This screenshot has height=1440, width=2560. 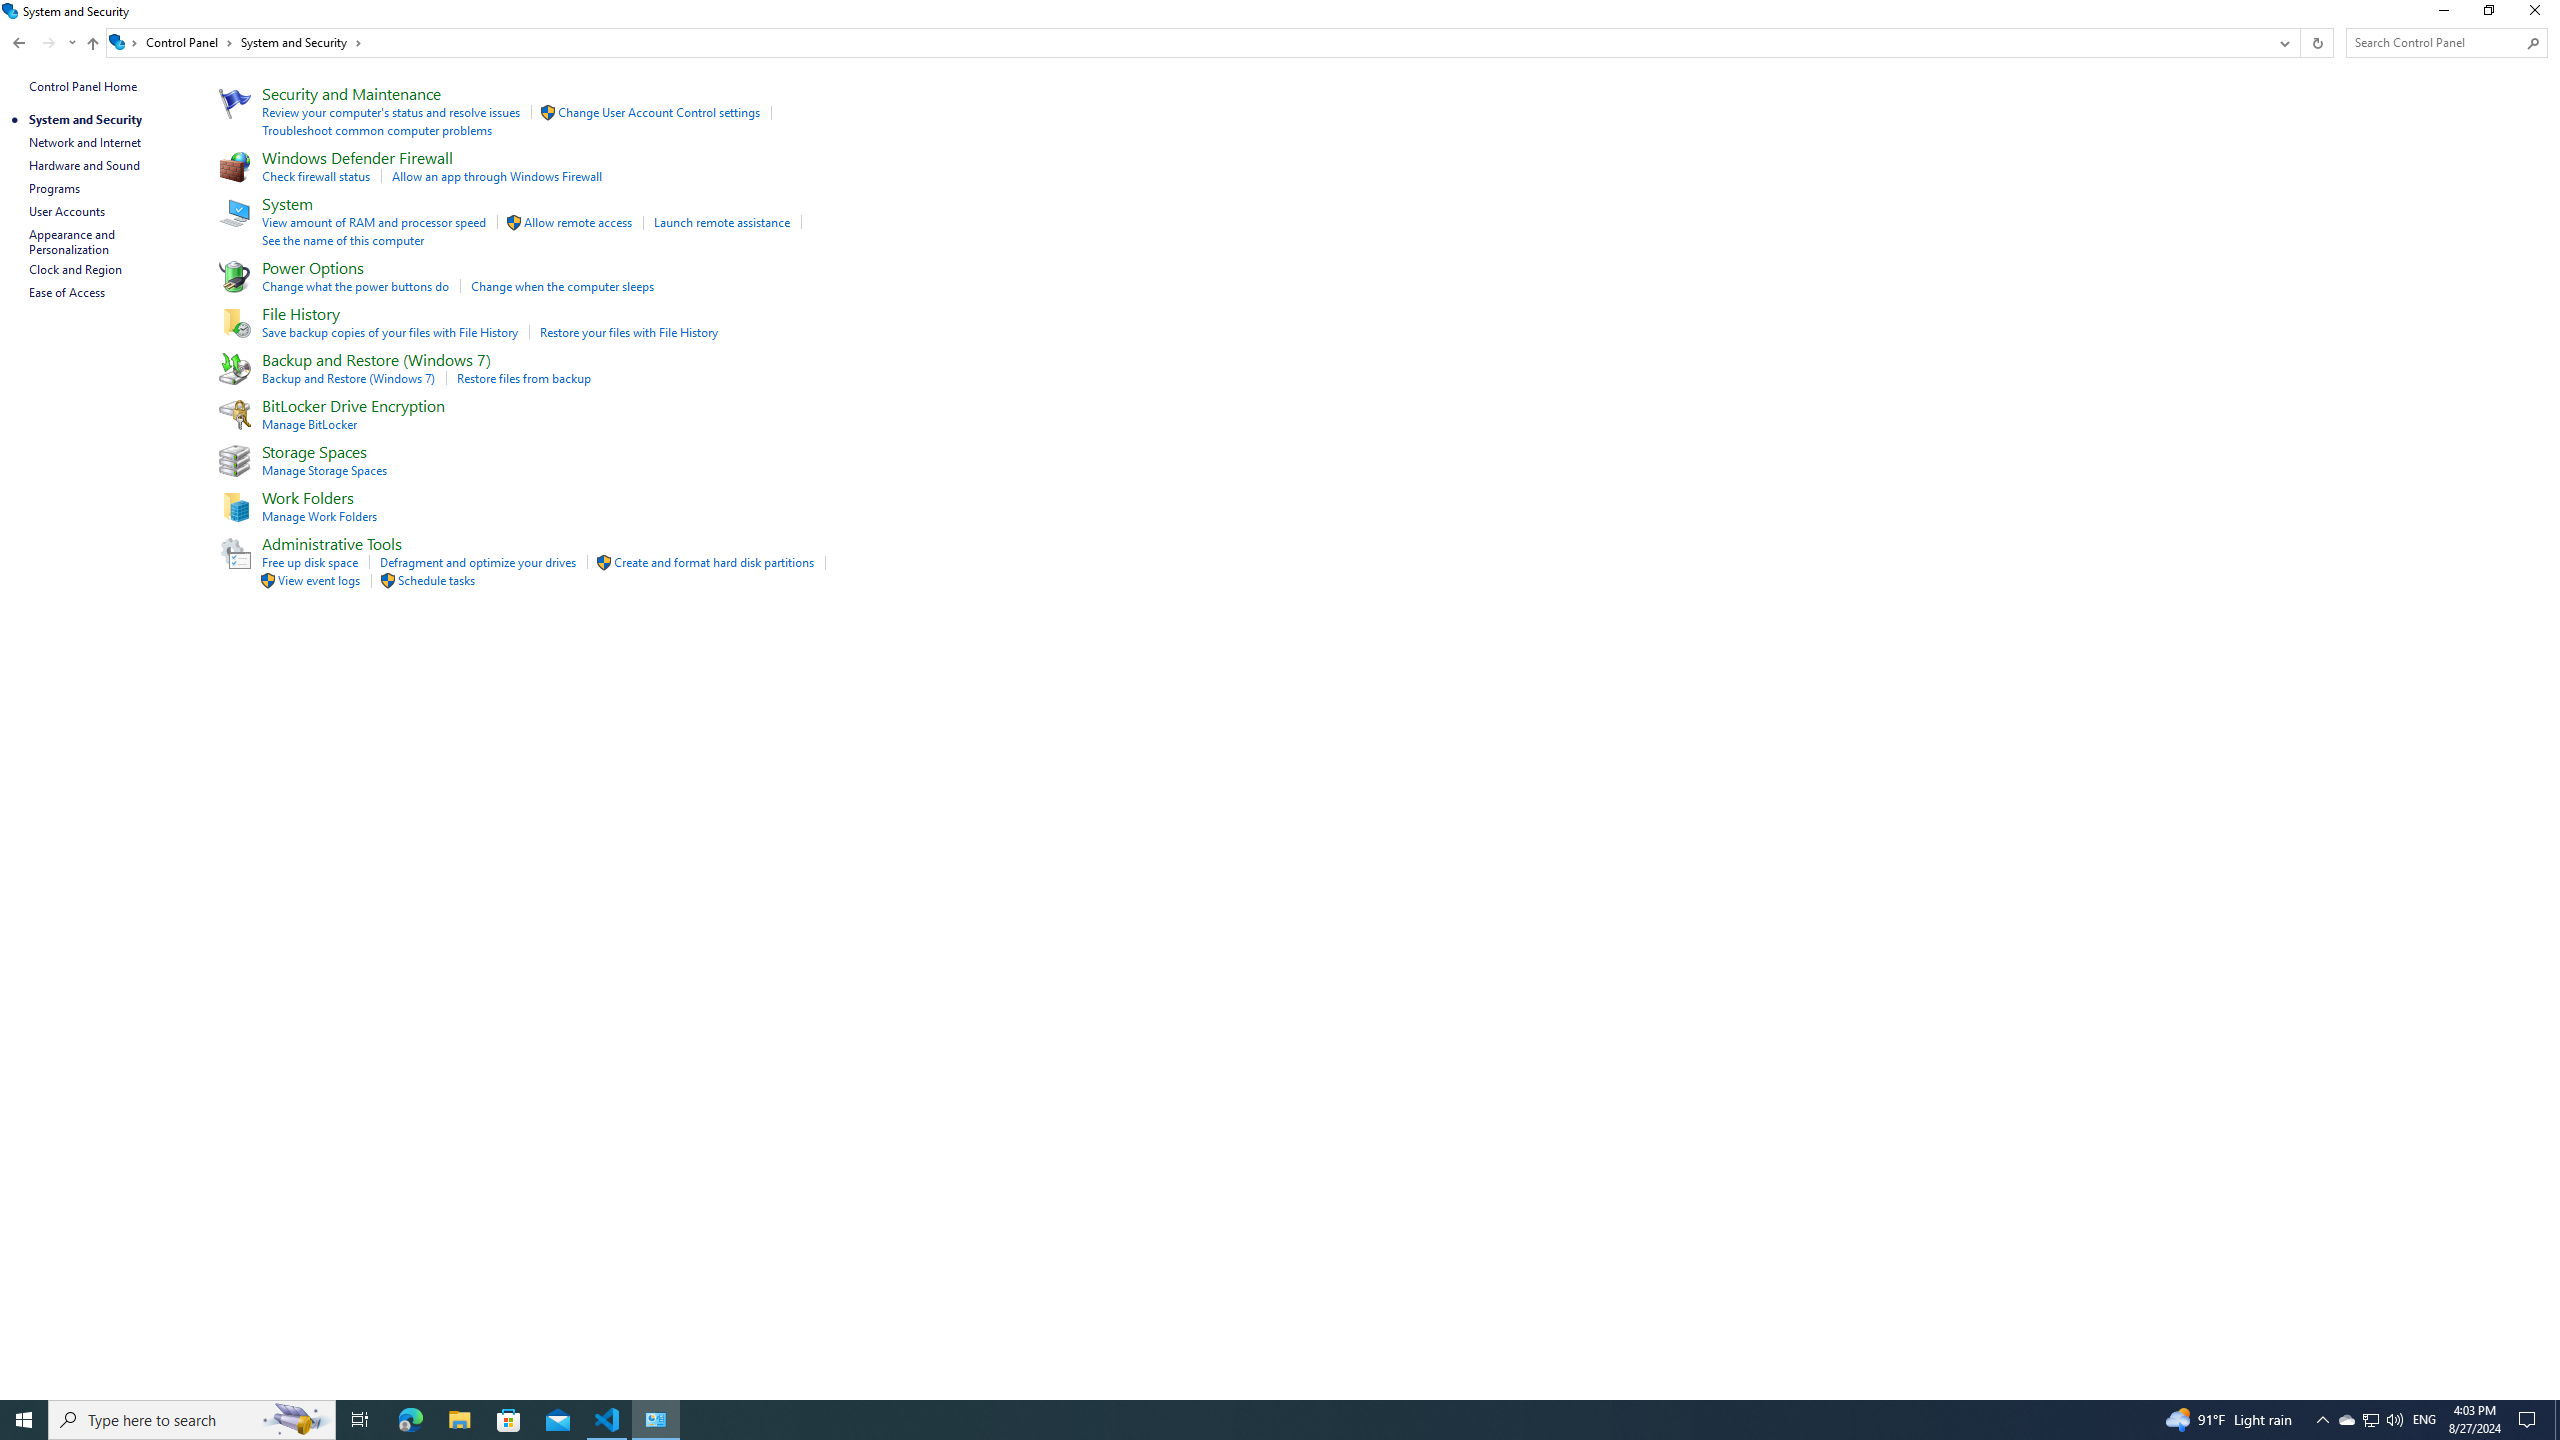 What do you see at coordinates (659, 111) in the screenshot?
I see `'Change User Account Control settings'` at bounding box center [659, 111].